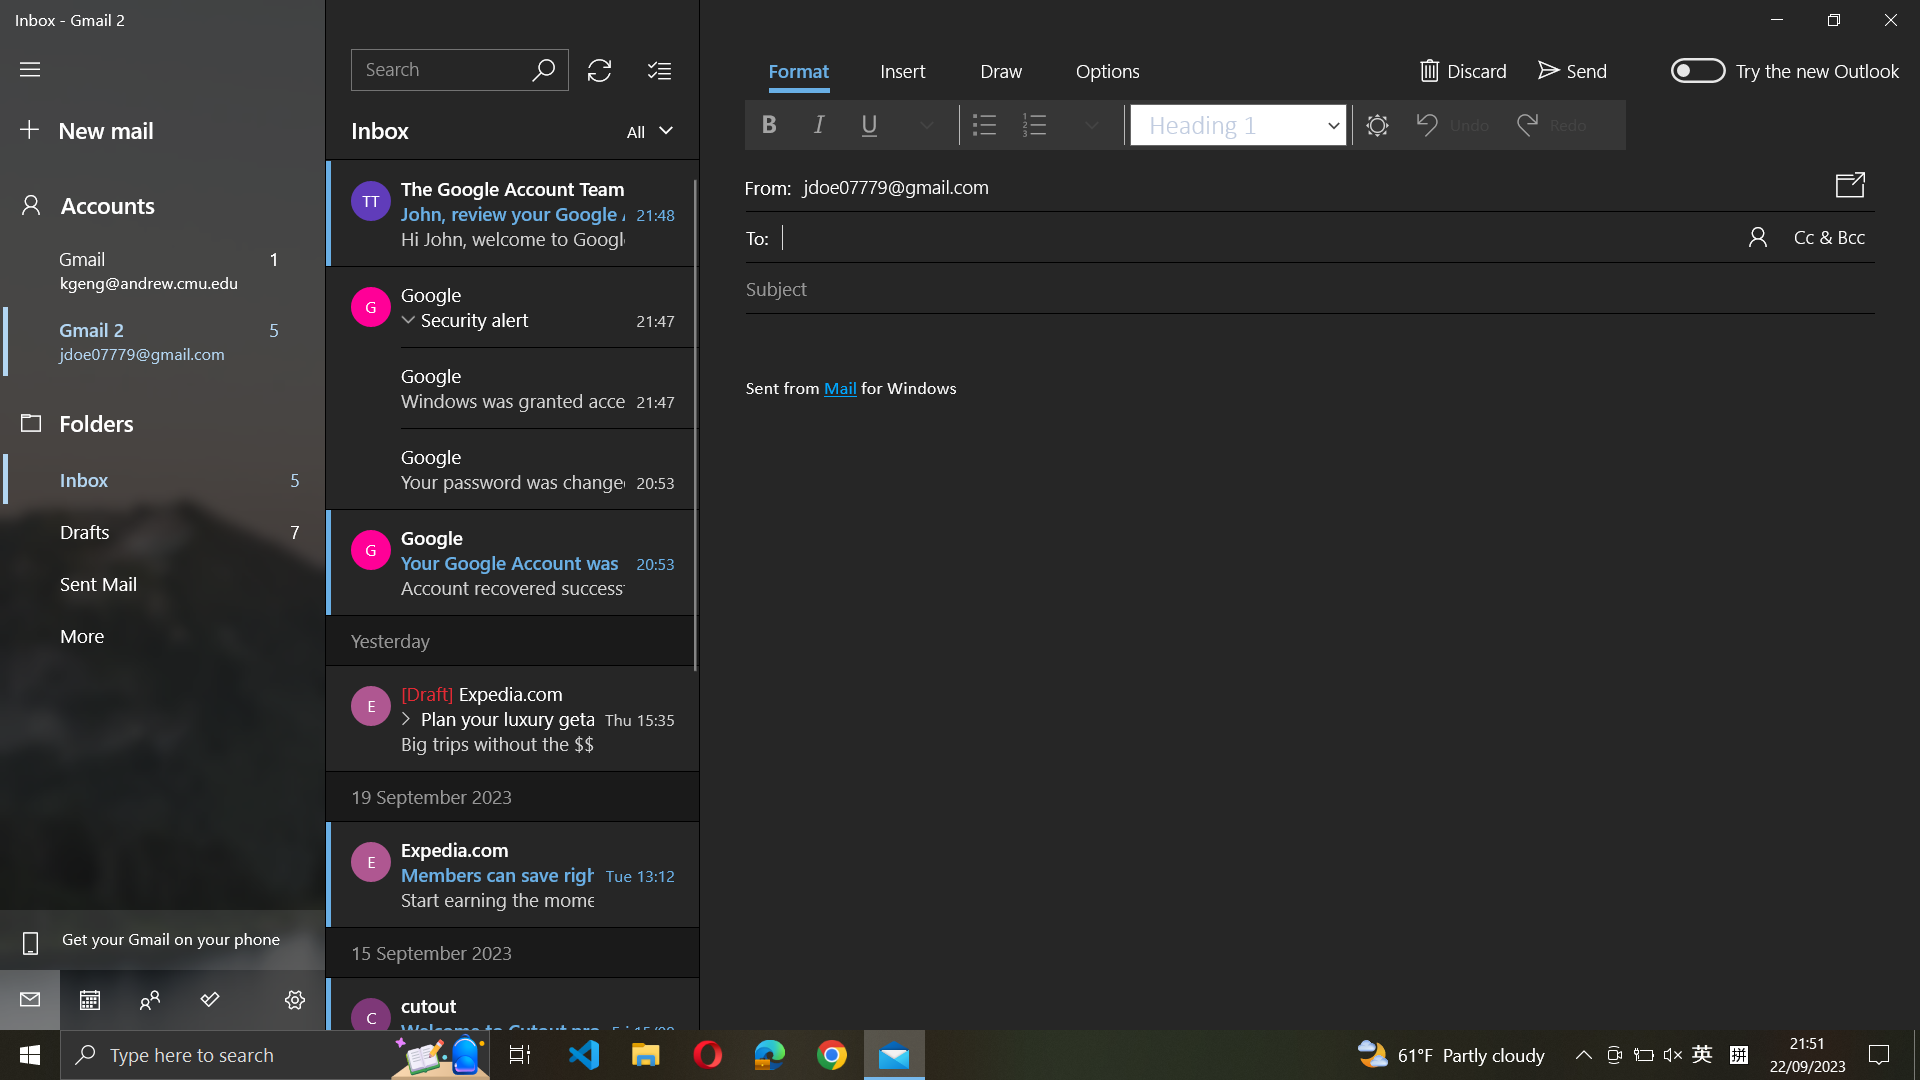  What do you see at coordinates (767, 123) in the screenshot?
I see `Switch the text to bold` at bounding box center [767, 123].